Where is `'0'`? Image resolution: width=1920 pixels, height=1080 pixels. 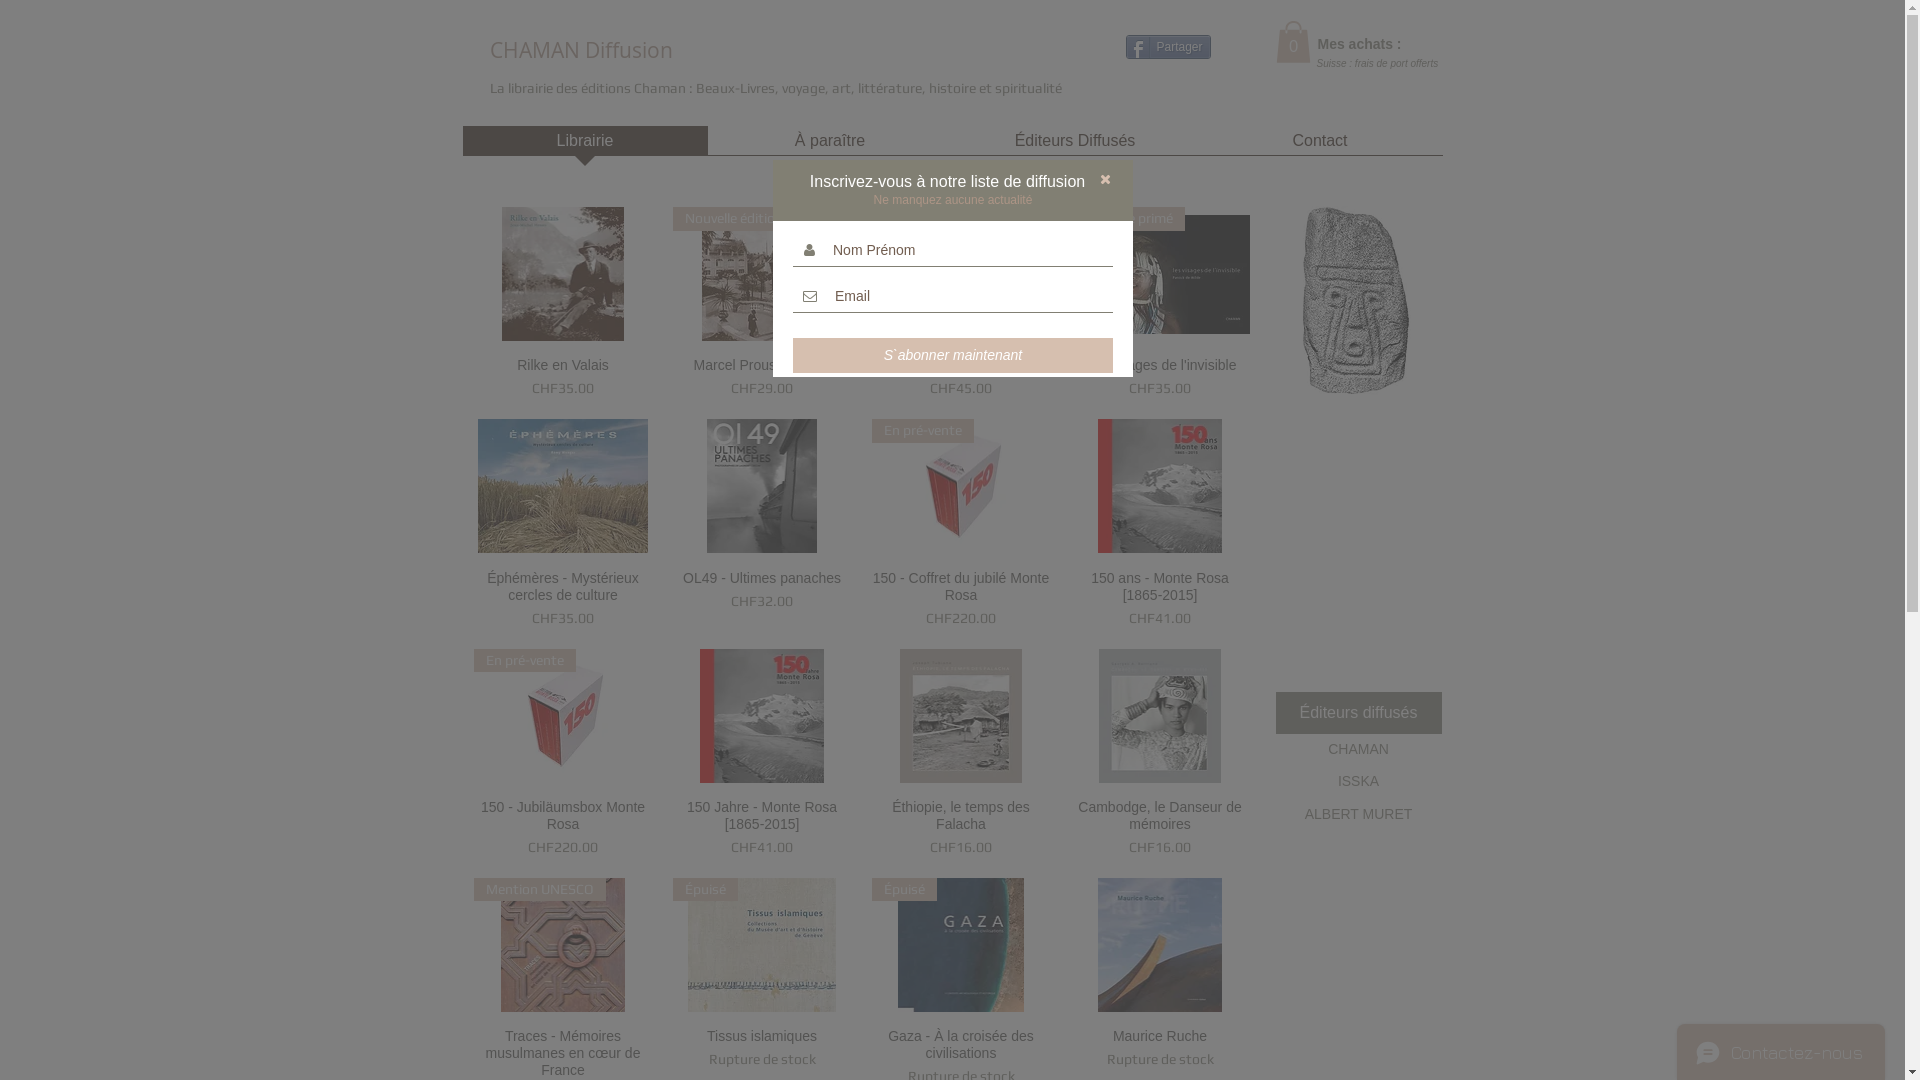
'0' is located at coordinates (1293, 42).